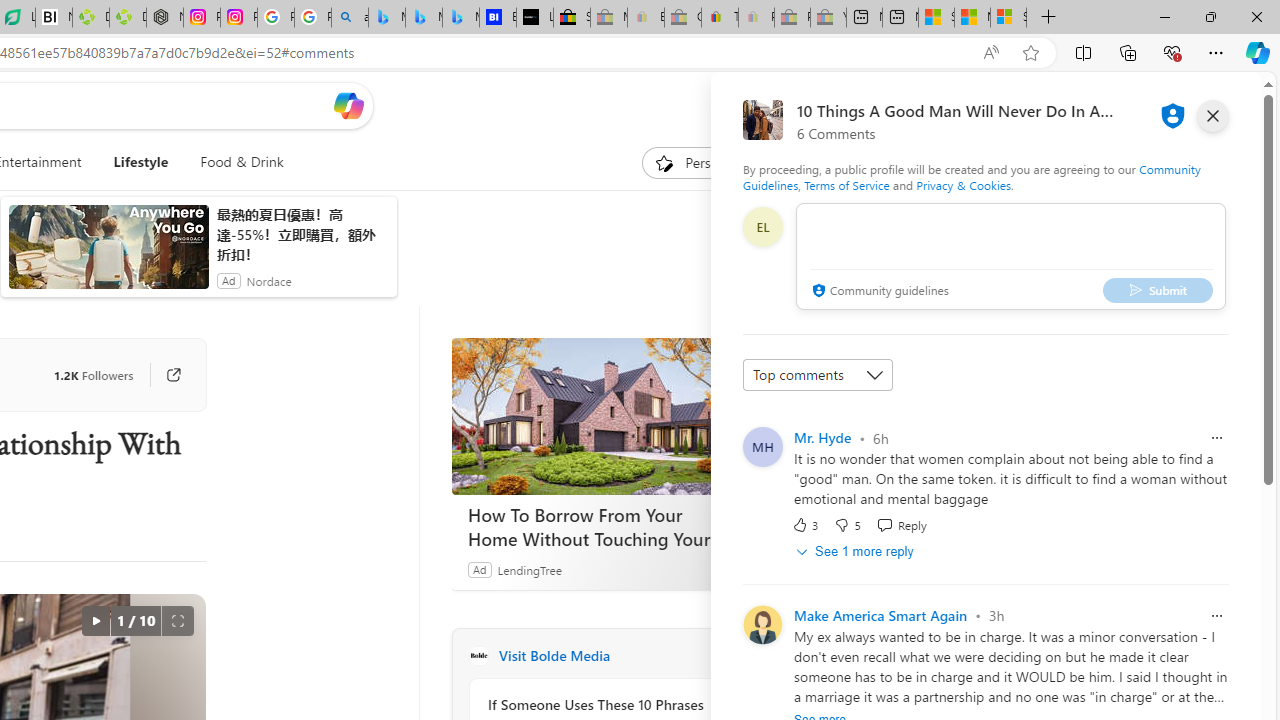  Describe the element at coordinates (177, 620) in the screenshot. I see `'Full screen'` at that location.